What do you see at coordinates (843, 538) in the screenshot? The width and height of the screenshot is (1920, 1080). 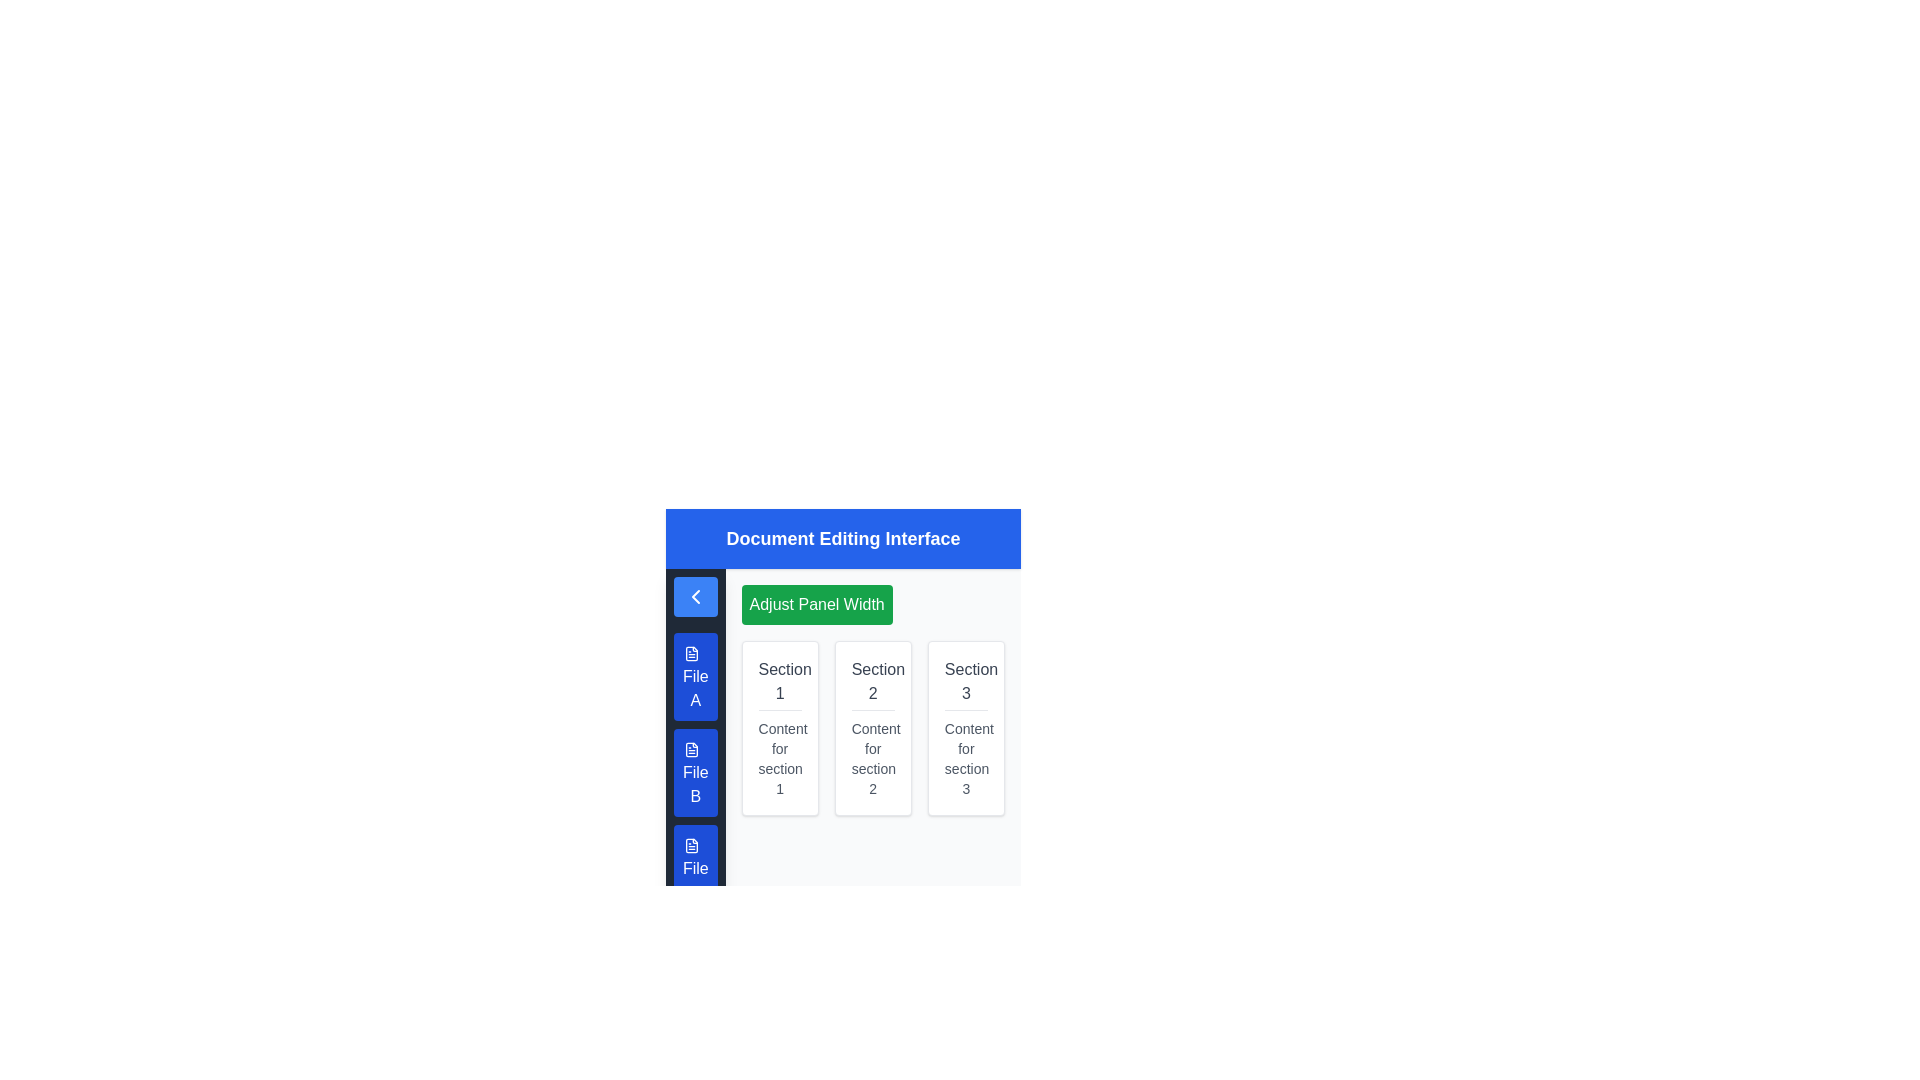 I see `the vibrant blue banner labeled 'Document Editing Interface' at the top of the interface layout` at bounding box center [843, 538].